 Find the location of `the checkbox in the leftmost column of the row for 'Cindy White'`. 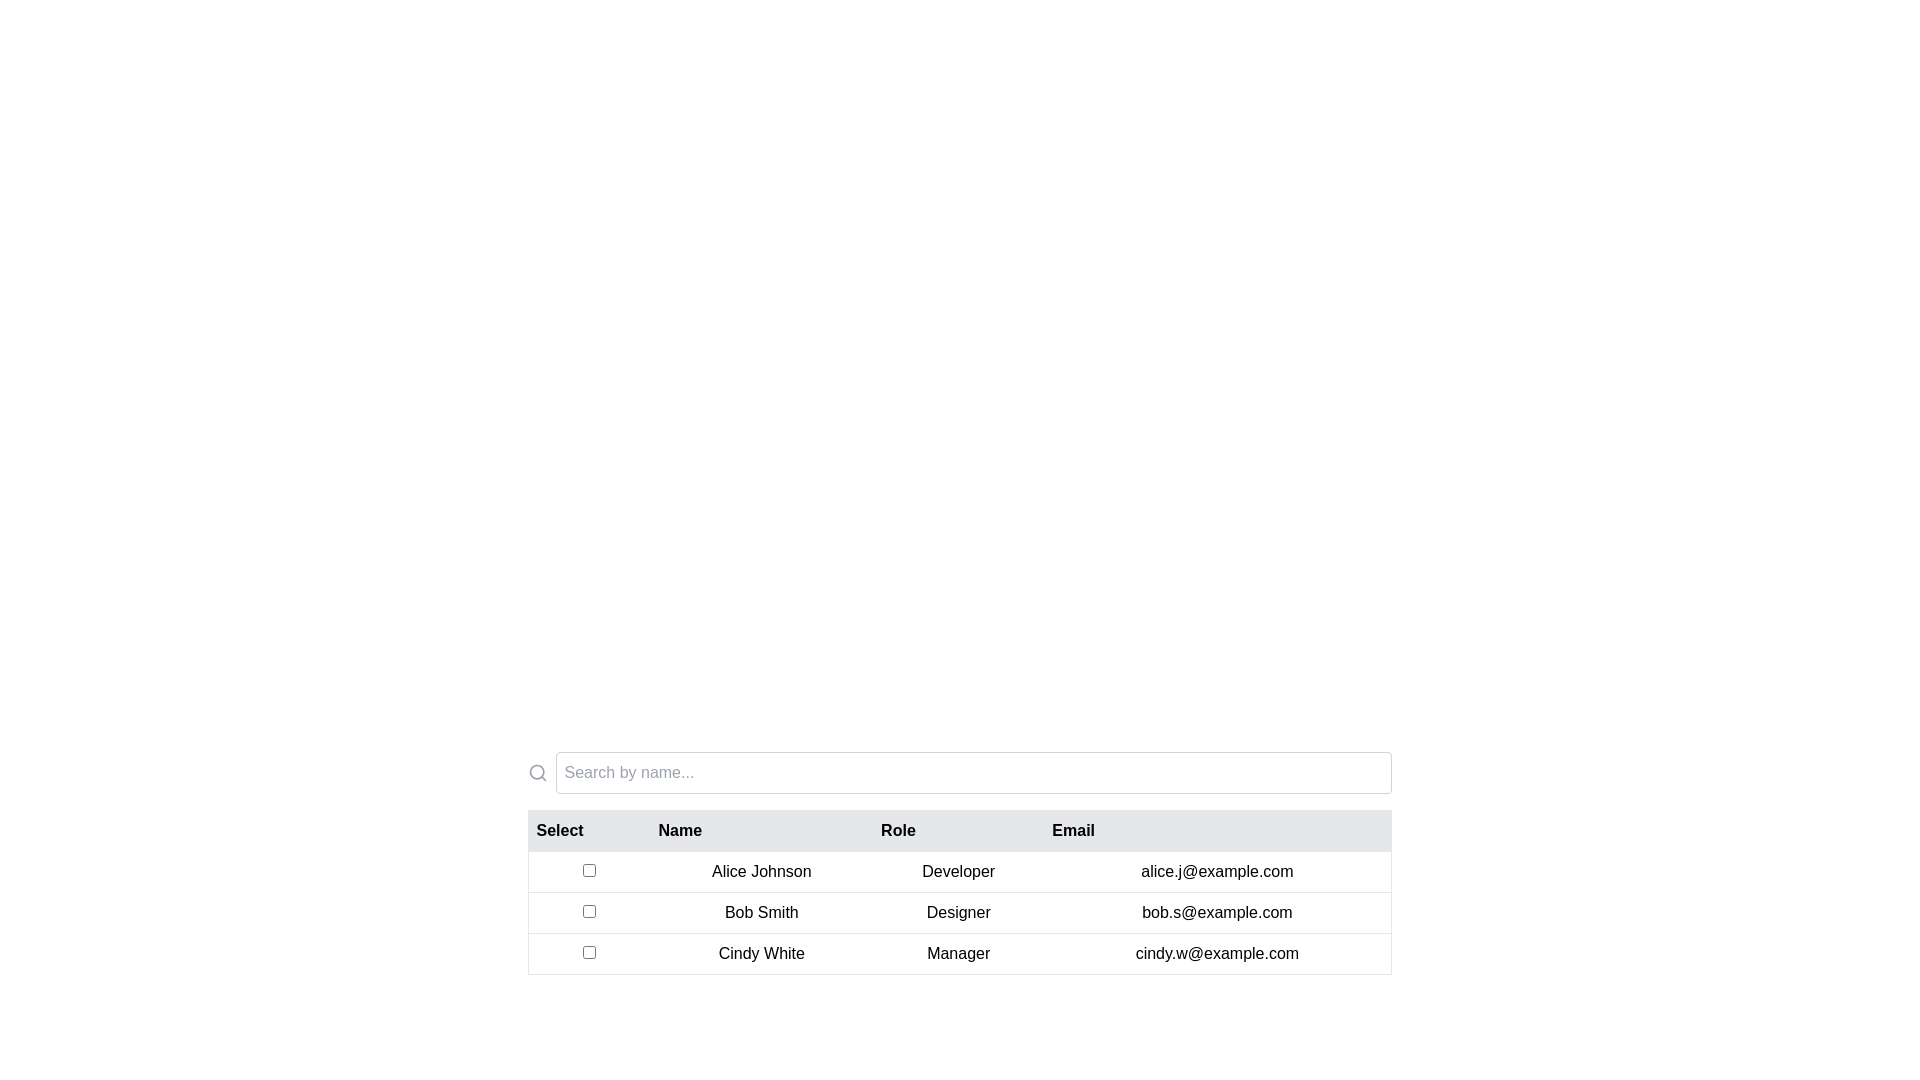

the checkbox in the leftmost column of the row for 'Cindy White' is located at coordinates (588, 952).